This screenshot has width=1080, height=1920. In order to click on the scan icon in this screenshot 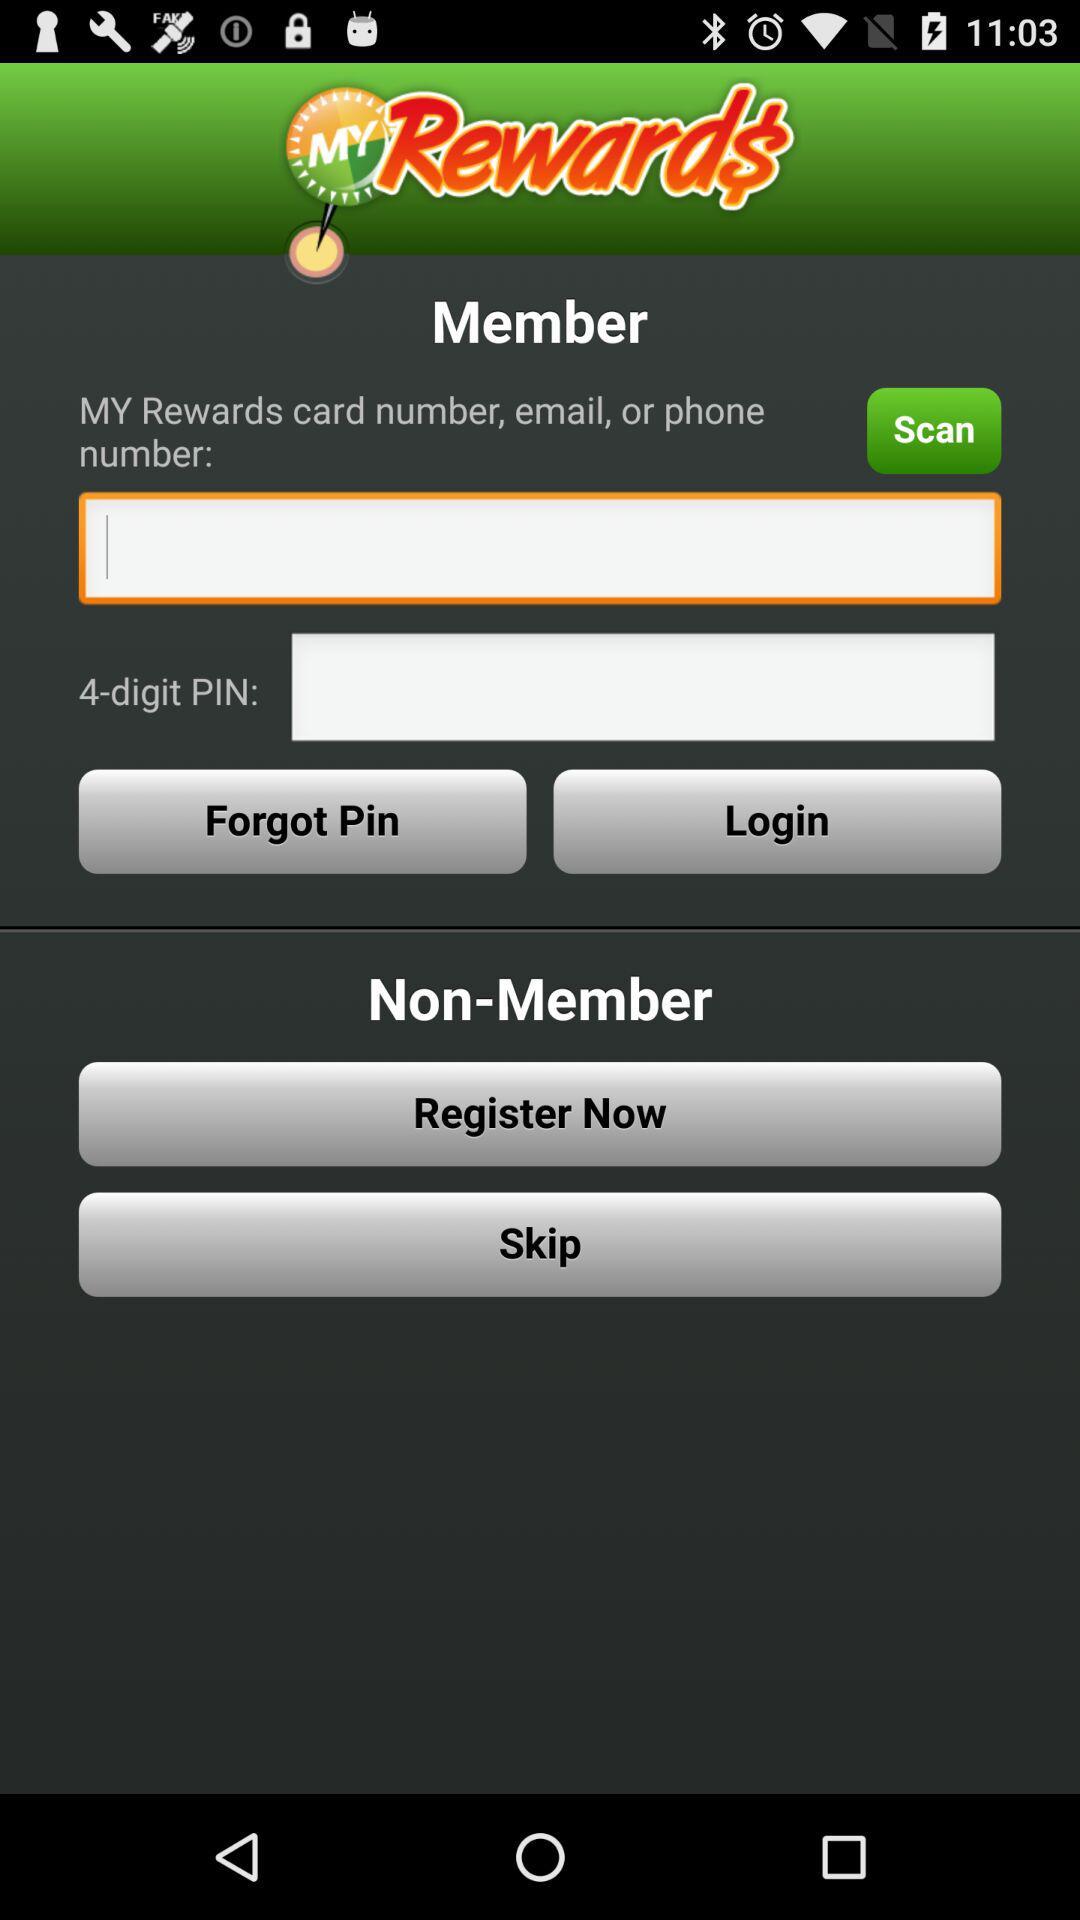, I will do `click(934, 429)`.